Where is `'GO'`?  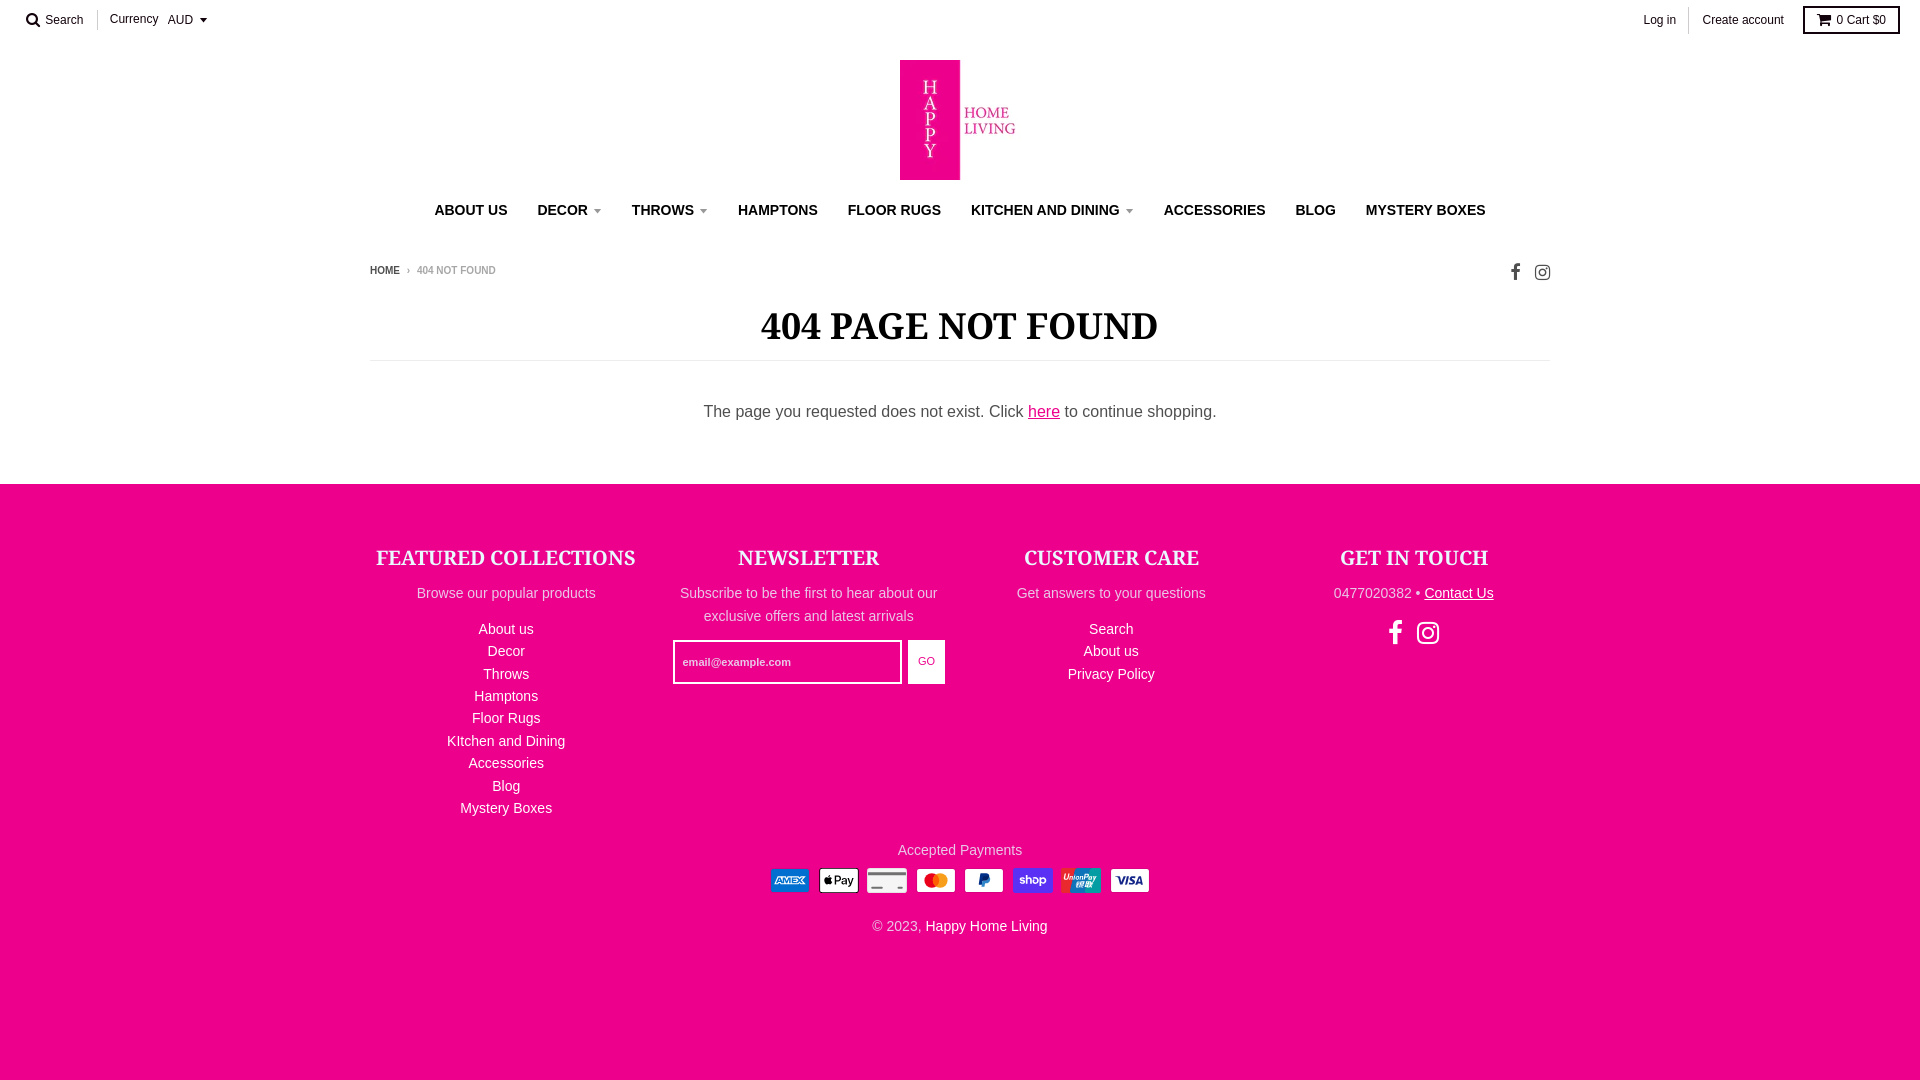 'GO' is located at coordinates (925, 662).